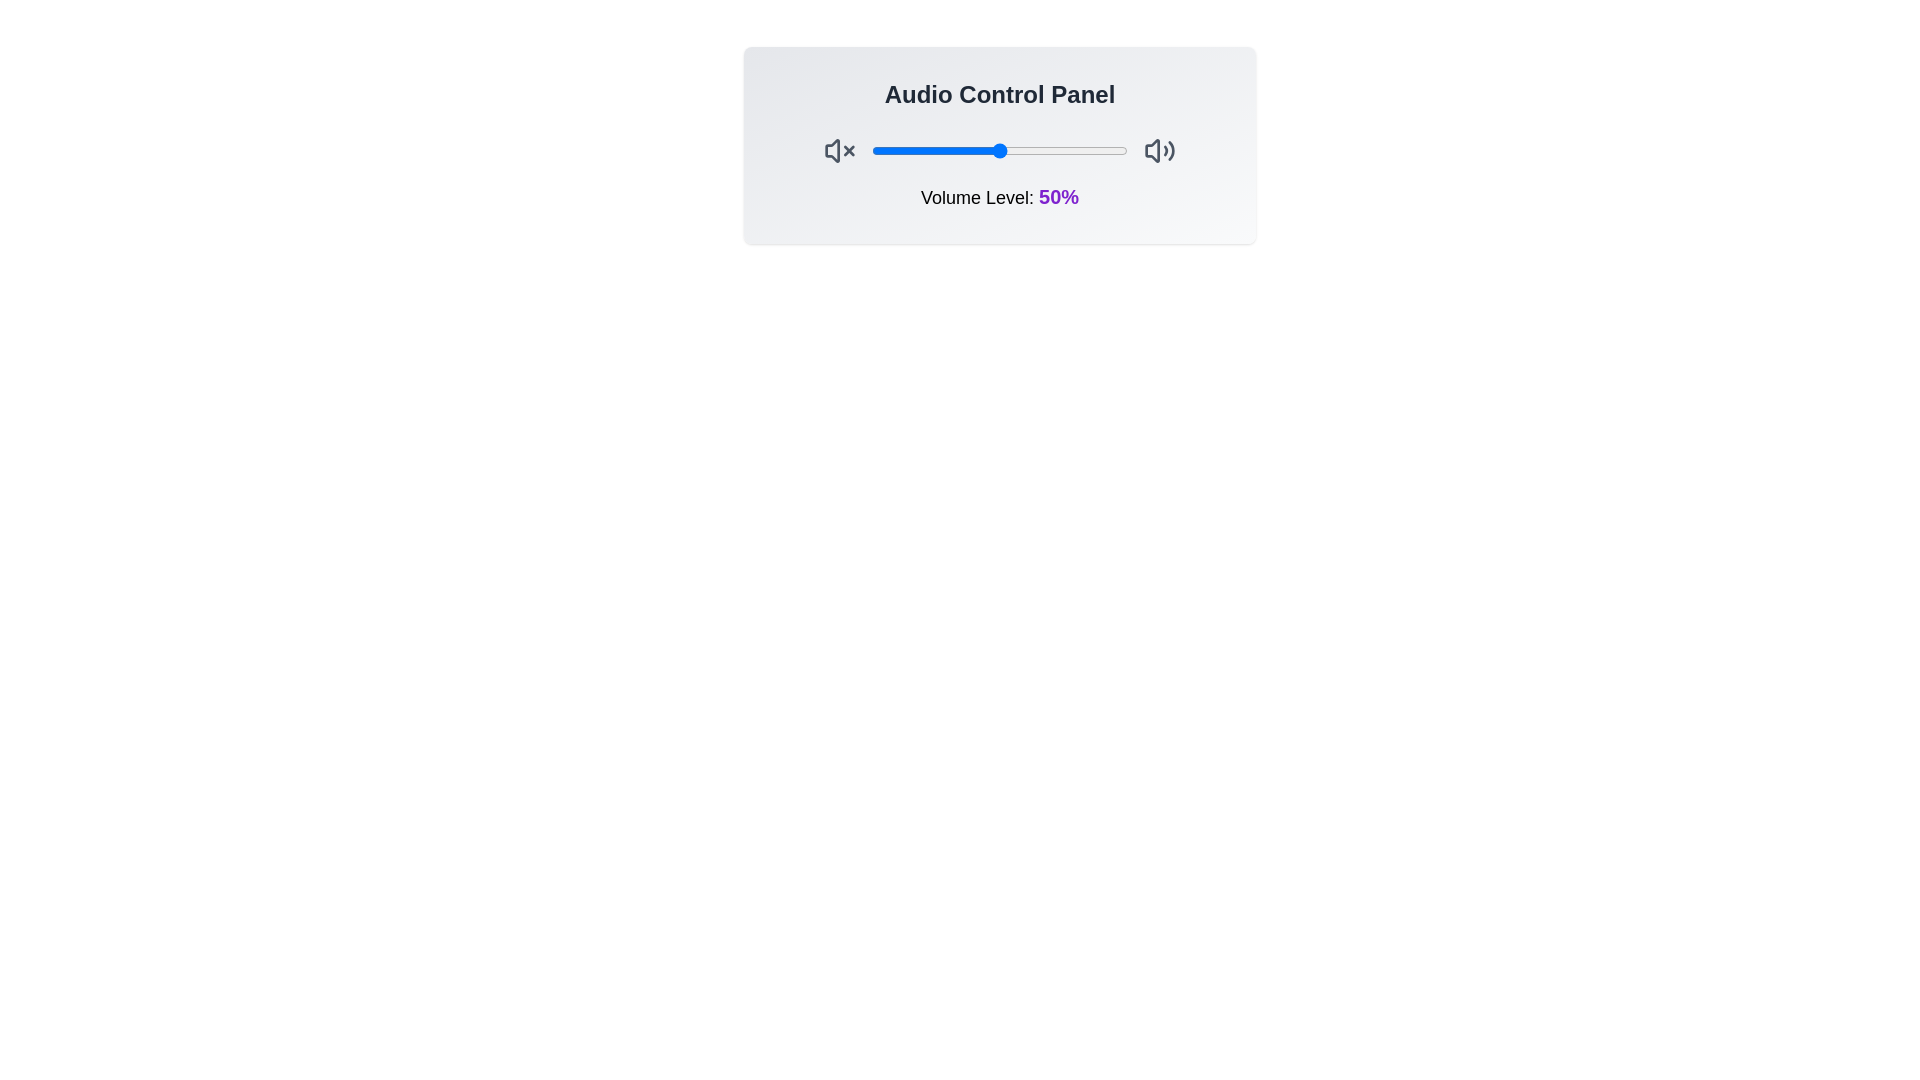  Describe the element at coordinates (1058, 196) in the screenshot. I see `the text label displaying '50%' in large, bold, purple font, which is part of the 'Volume Level: 50%' text block` at that location.